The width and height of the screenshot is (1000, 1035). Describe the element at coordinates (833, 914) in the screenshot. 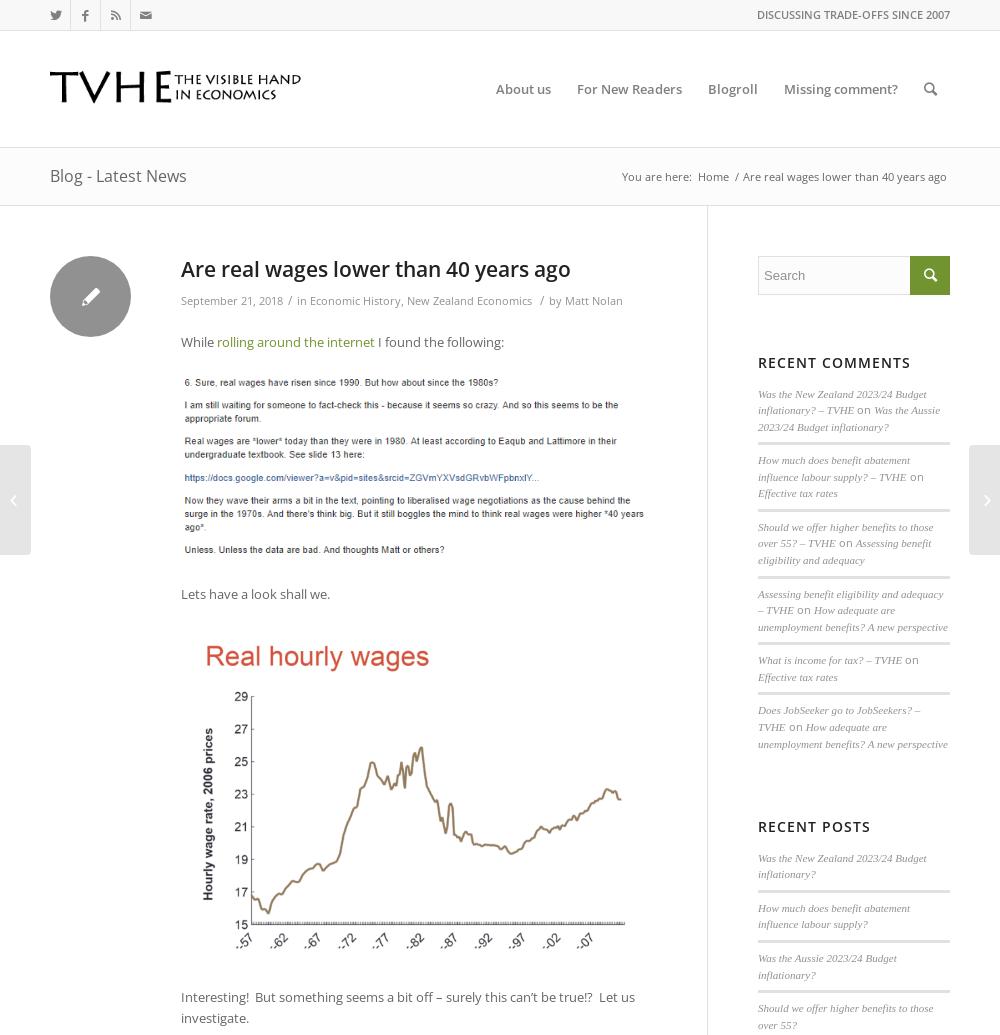

I see `'How much does benefit abatement influence labour supply?'` at that location.